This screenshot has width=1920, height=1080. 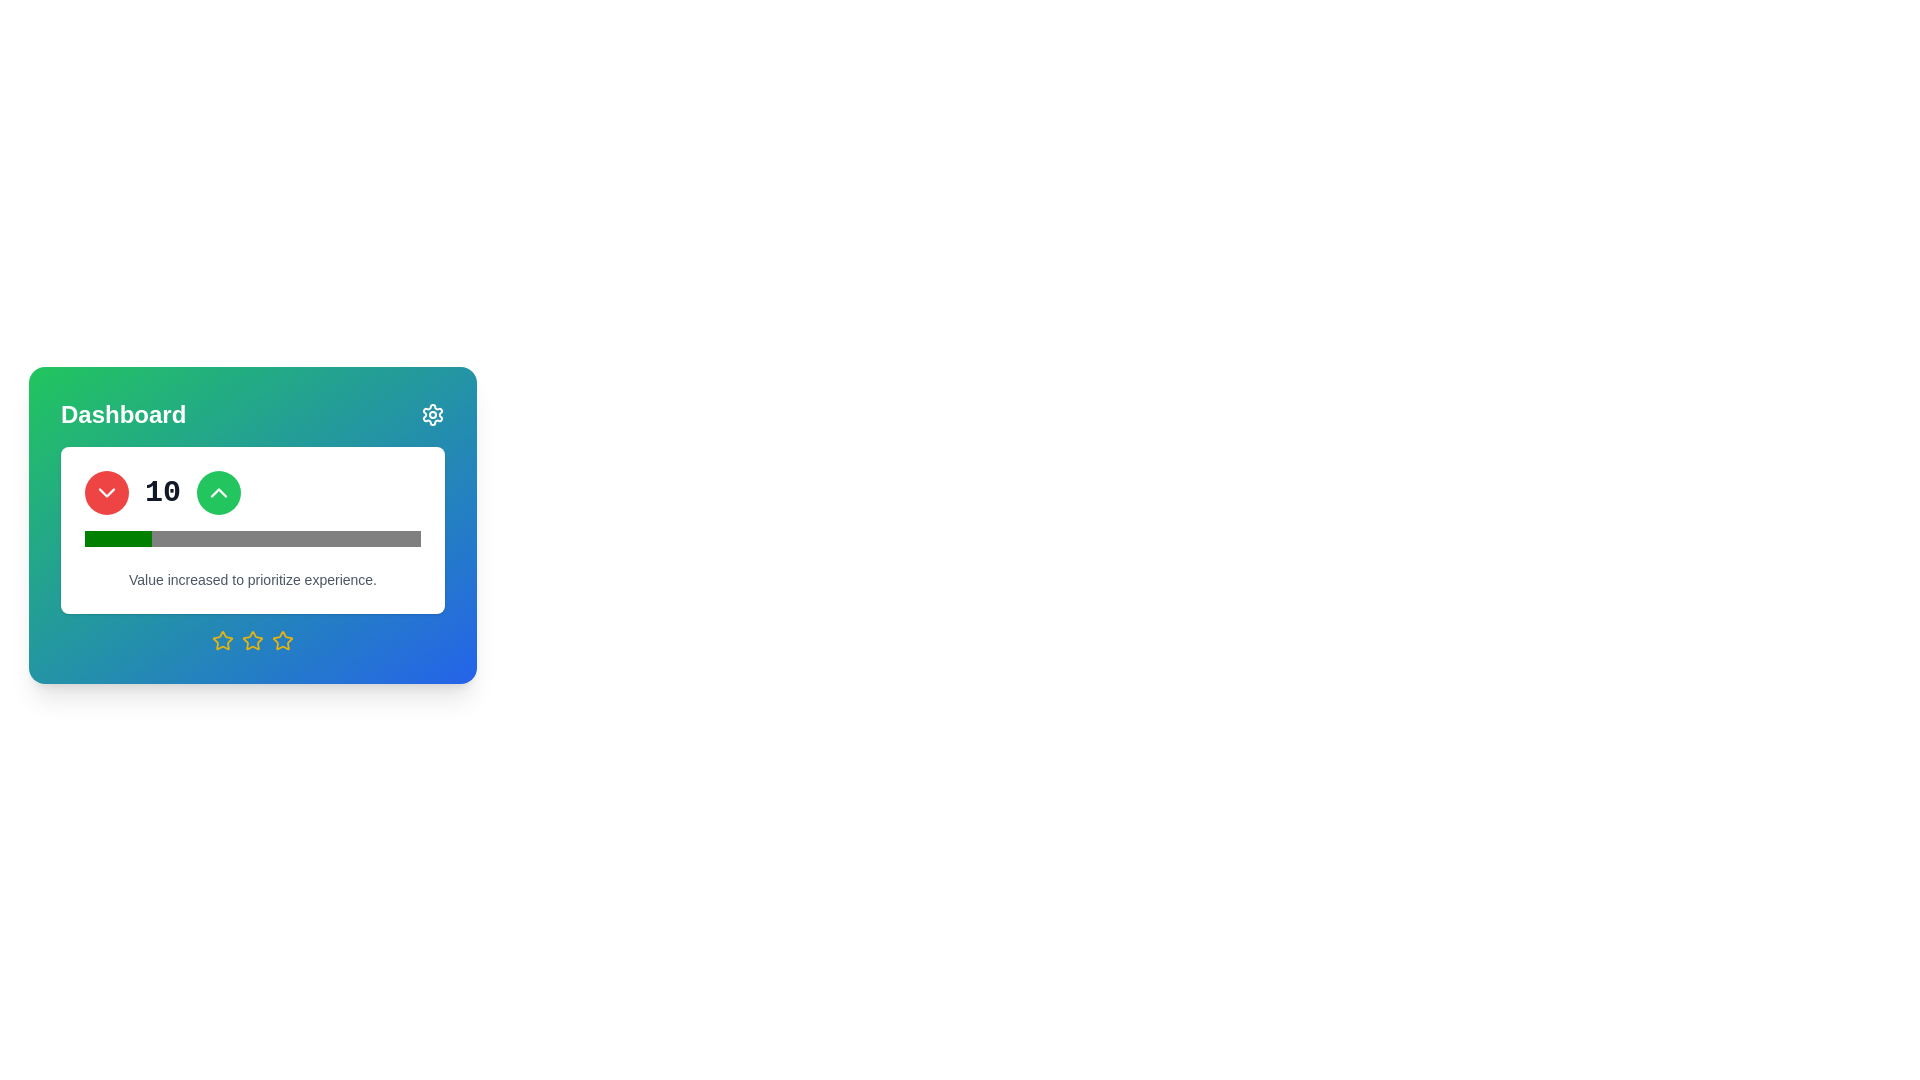 What do you see at coordinates (252, 579) in the screenshot?
I see `the text label that provides context-relevant information, located directly under the horizontal progress bar and above the star icons in the central card-like interface` at bounding box center [252, 579].